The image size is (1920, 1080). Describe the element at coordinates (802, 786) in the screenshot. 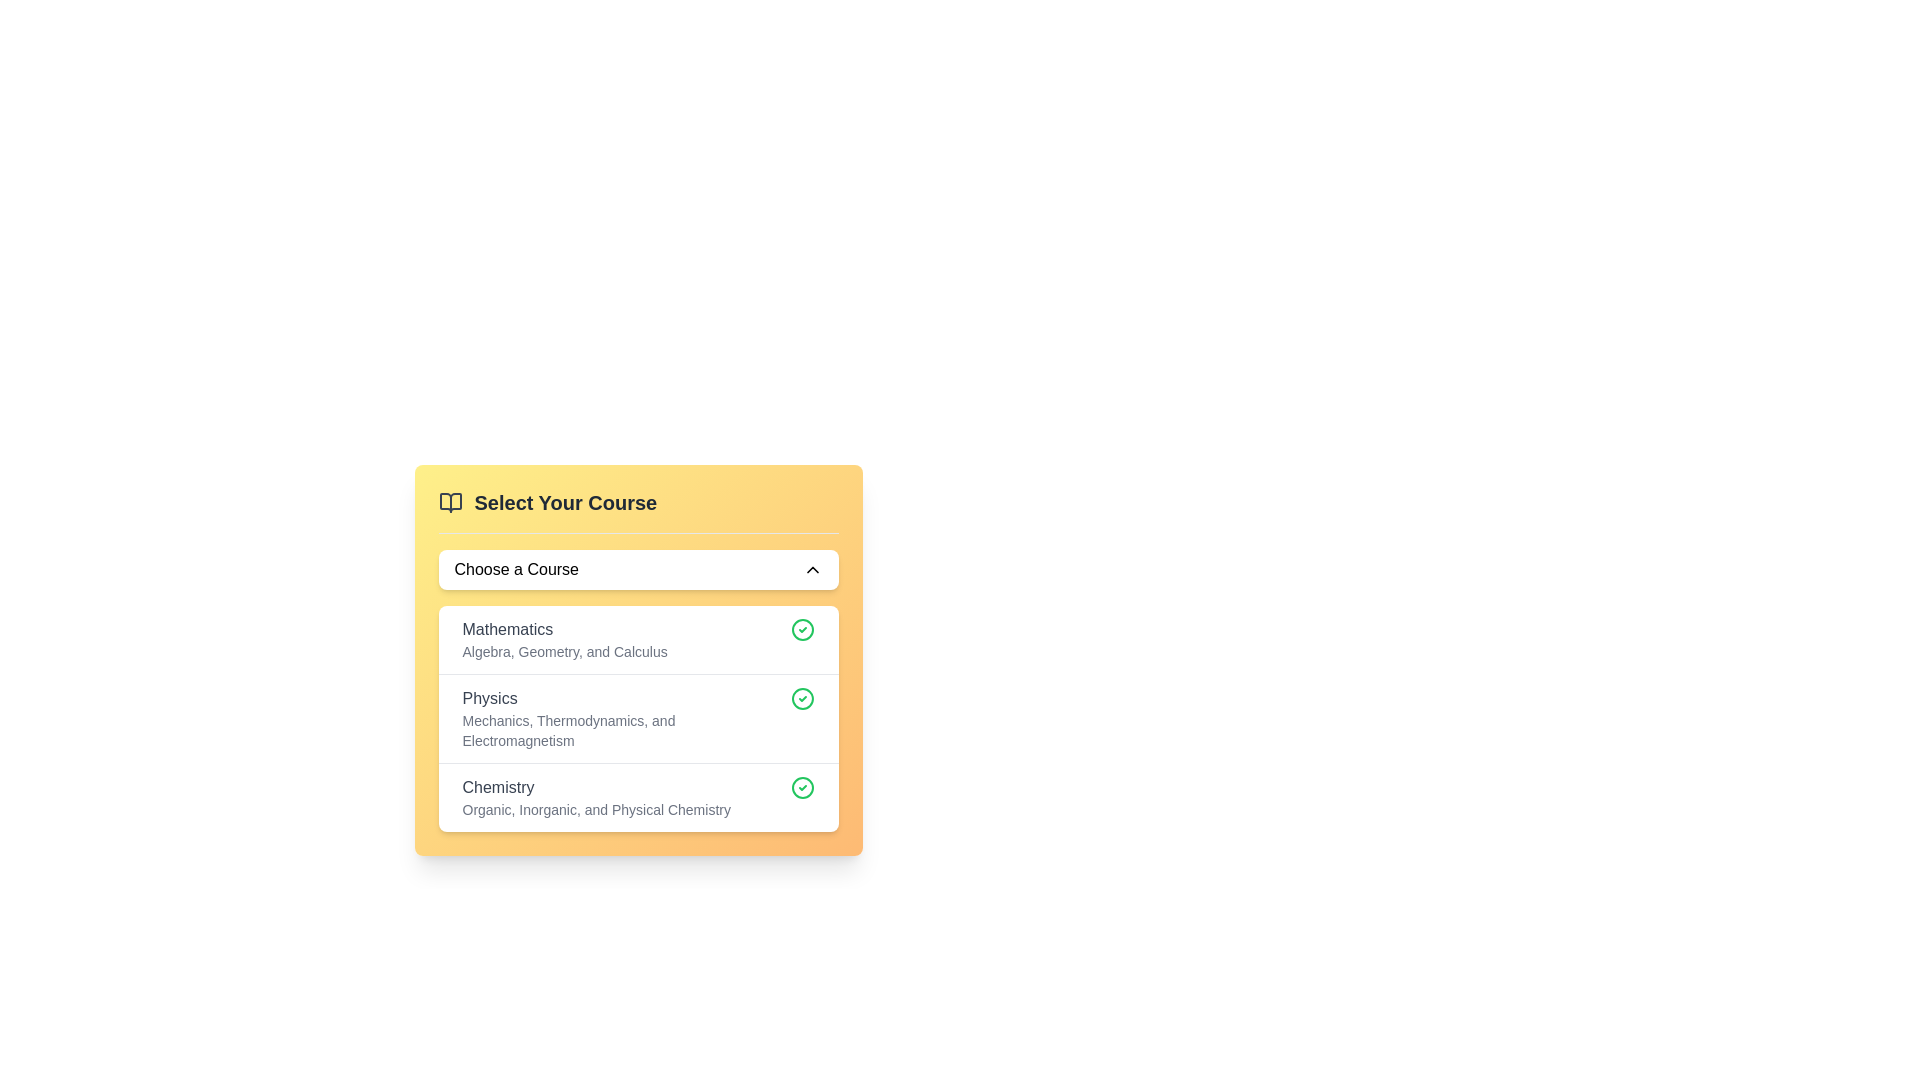

I see `the green circular check mark icon located next to the 'Chemistry' course entry in the third row of the course selection list` at that location.